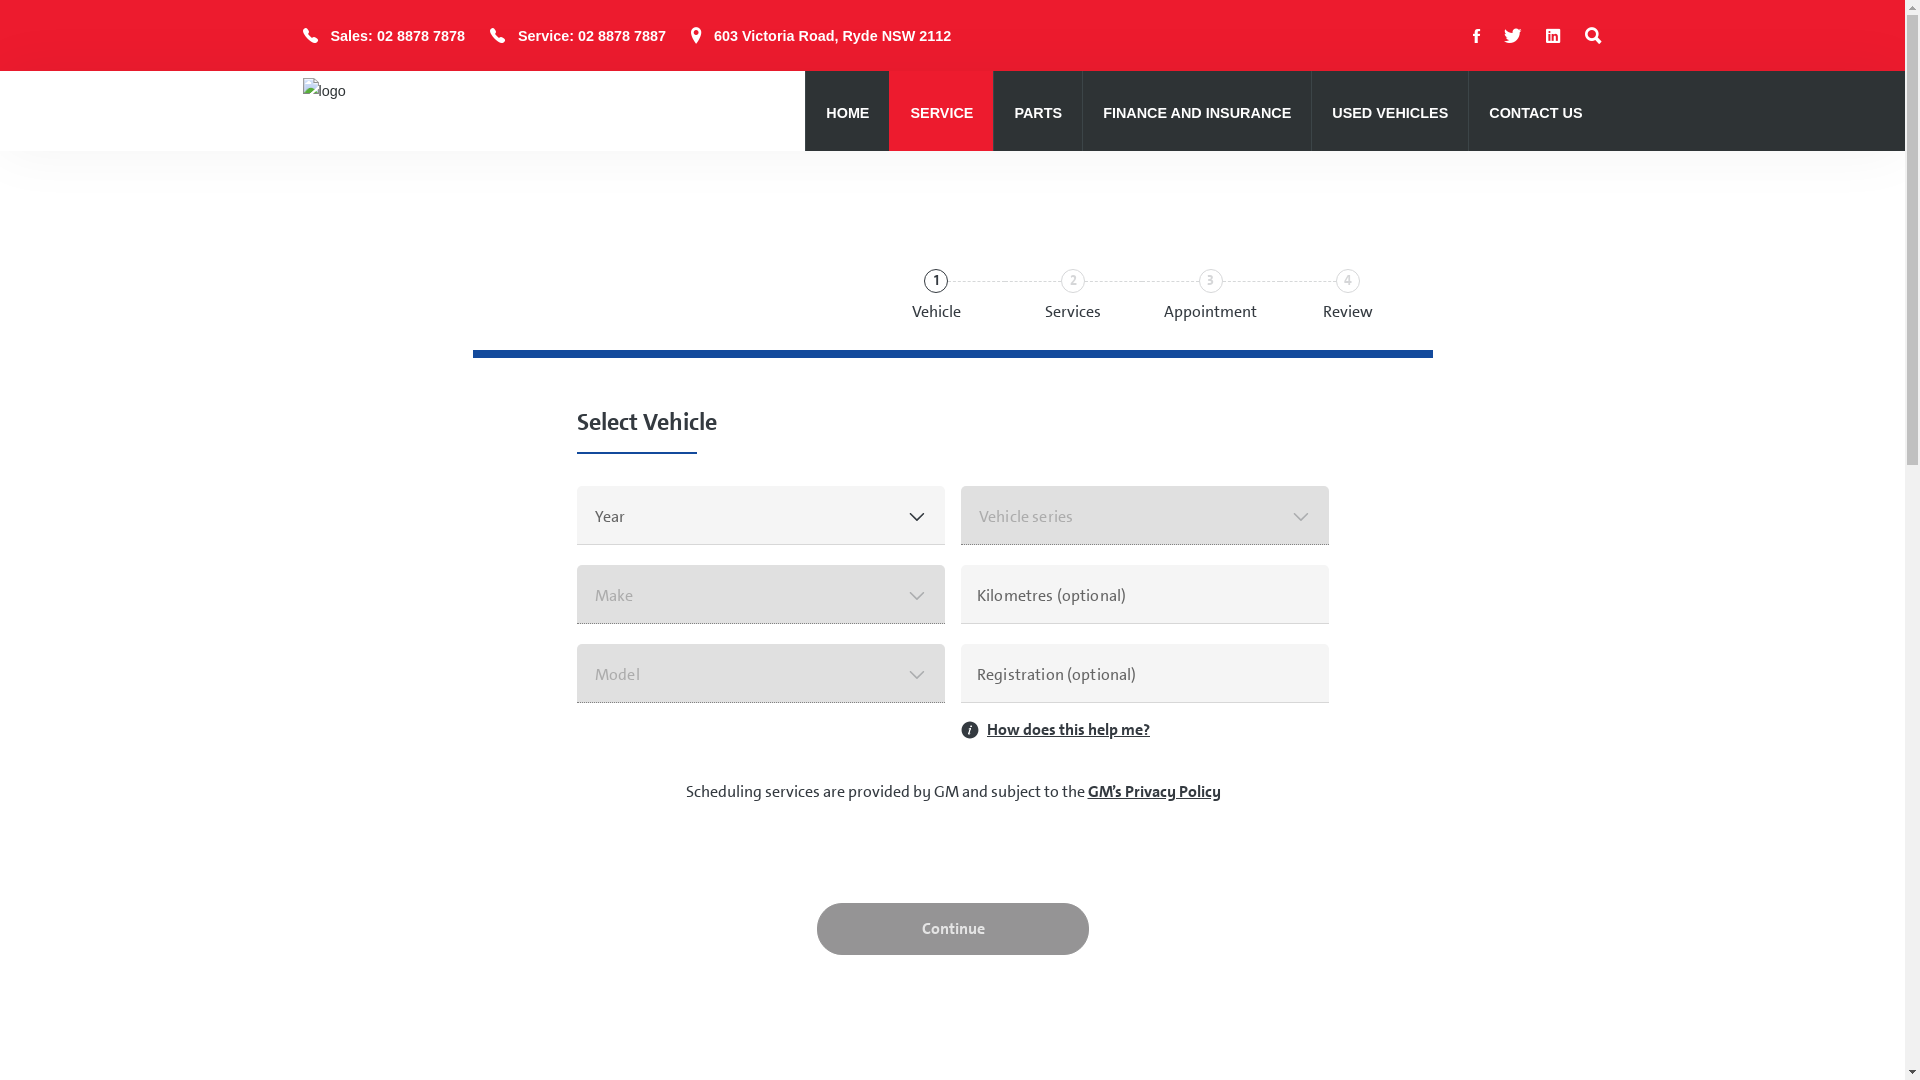 The image size is (1920, 1080). Describe the element at coordinates (940, 112) in the screenshot. I see `'SERVICE'` at that location.